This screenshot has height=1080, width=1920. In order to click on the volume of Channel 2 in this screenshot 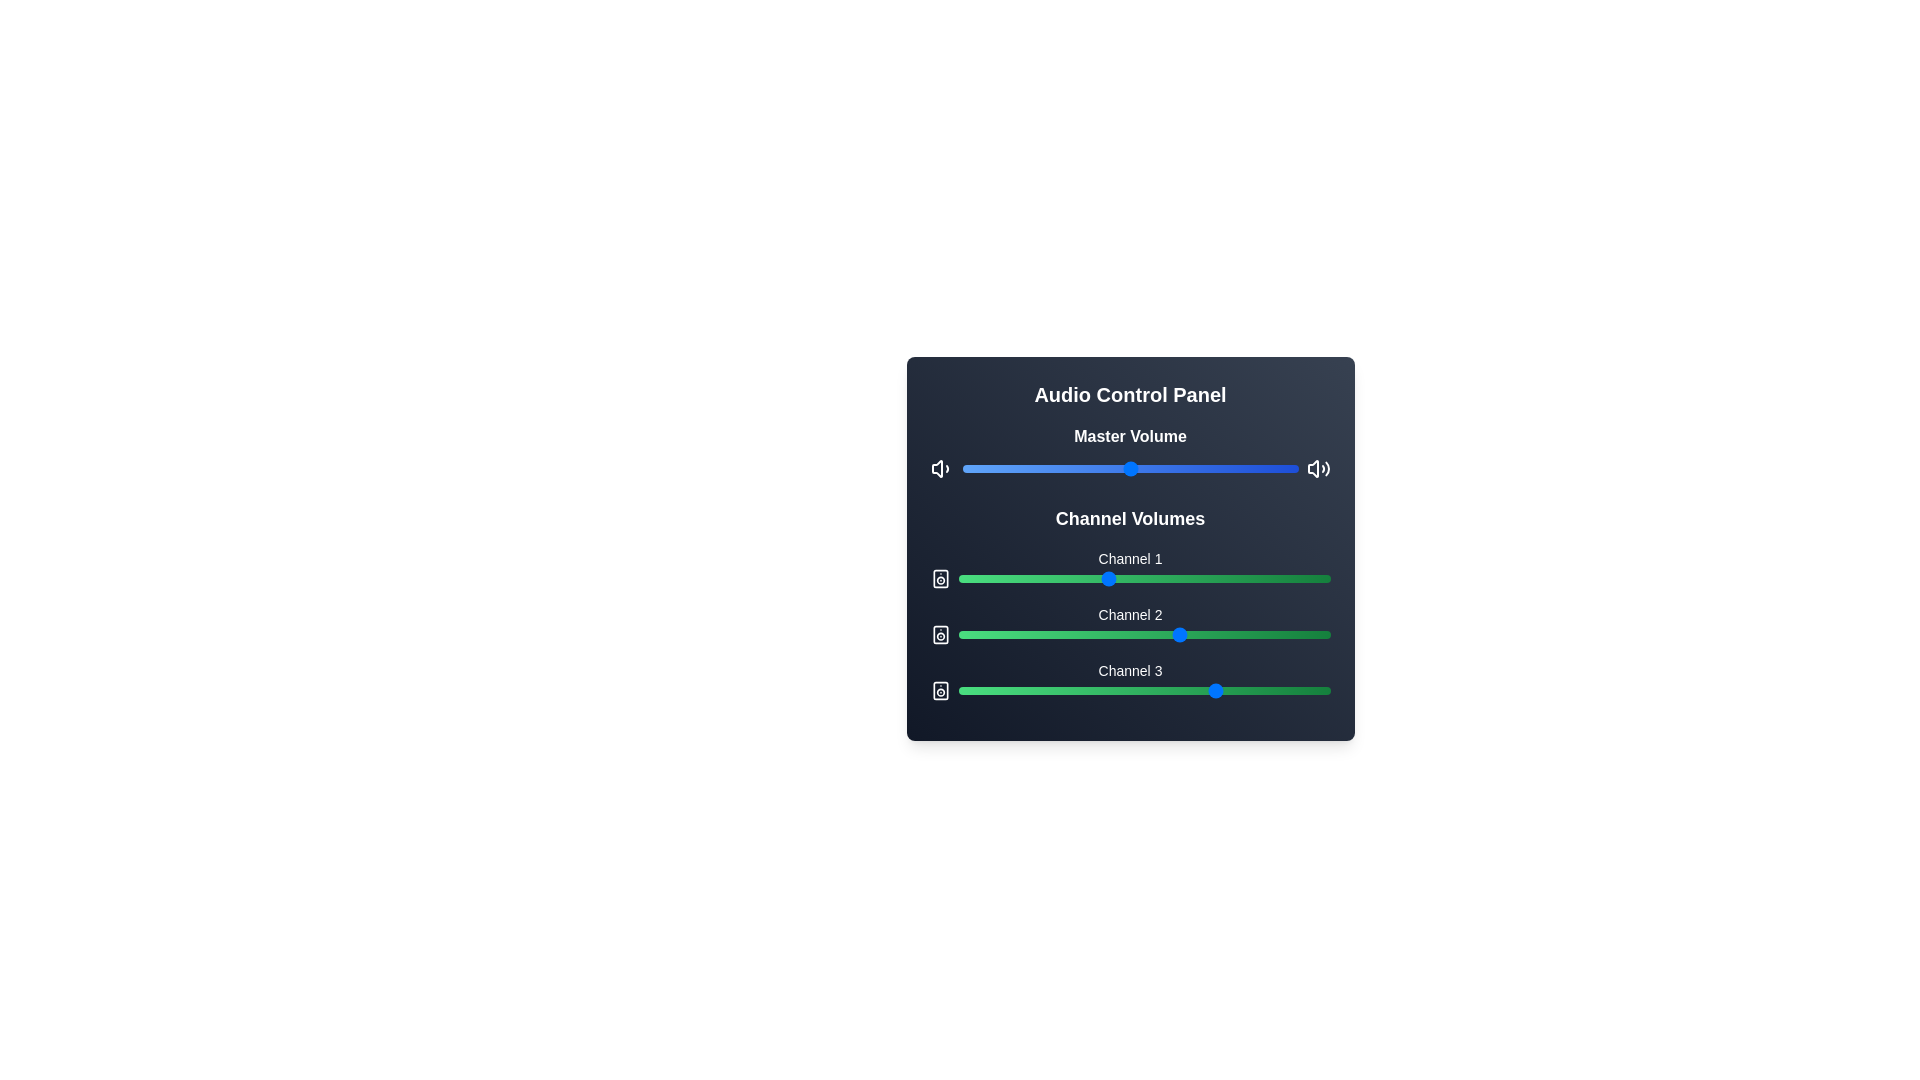, I will do `click(1122, 635)`.